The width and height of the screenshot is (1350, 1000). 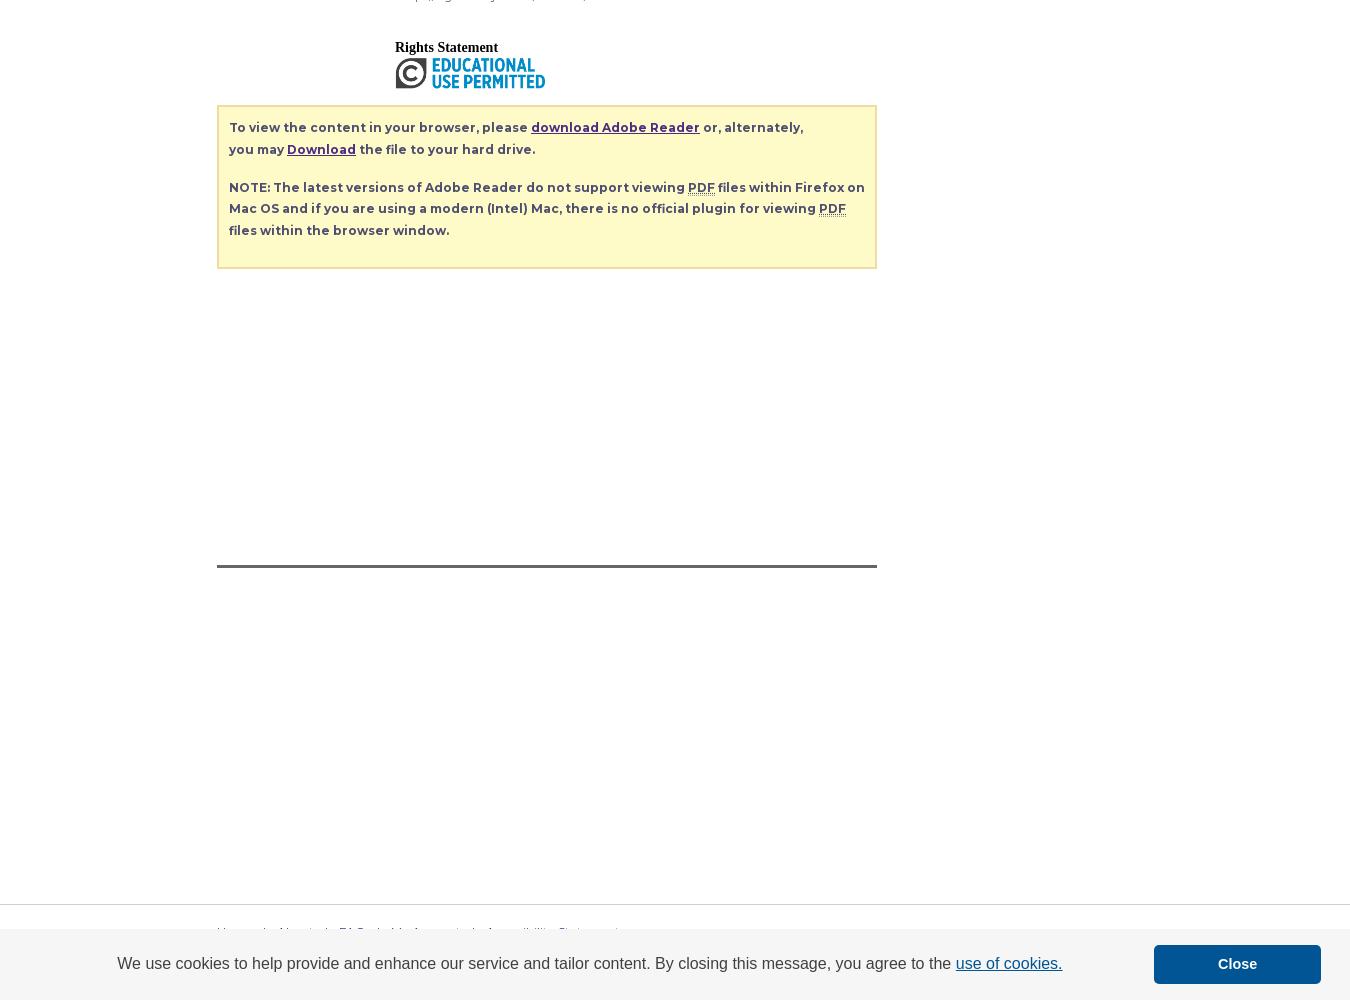 What do you see at coordinates (546, 196) in the screenshot?
I see `'files within Firefox on Mac OS and if you are using a modern (Intel) Mac, there is no official plugin for viewing'` at bounding box center [546, 196].